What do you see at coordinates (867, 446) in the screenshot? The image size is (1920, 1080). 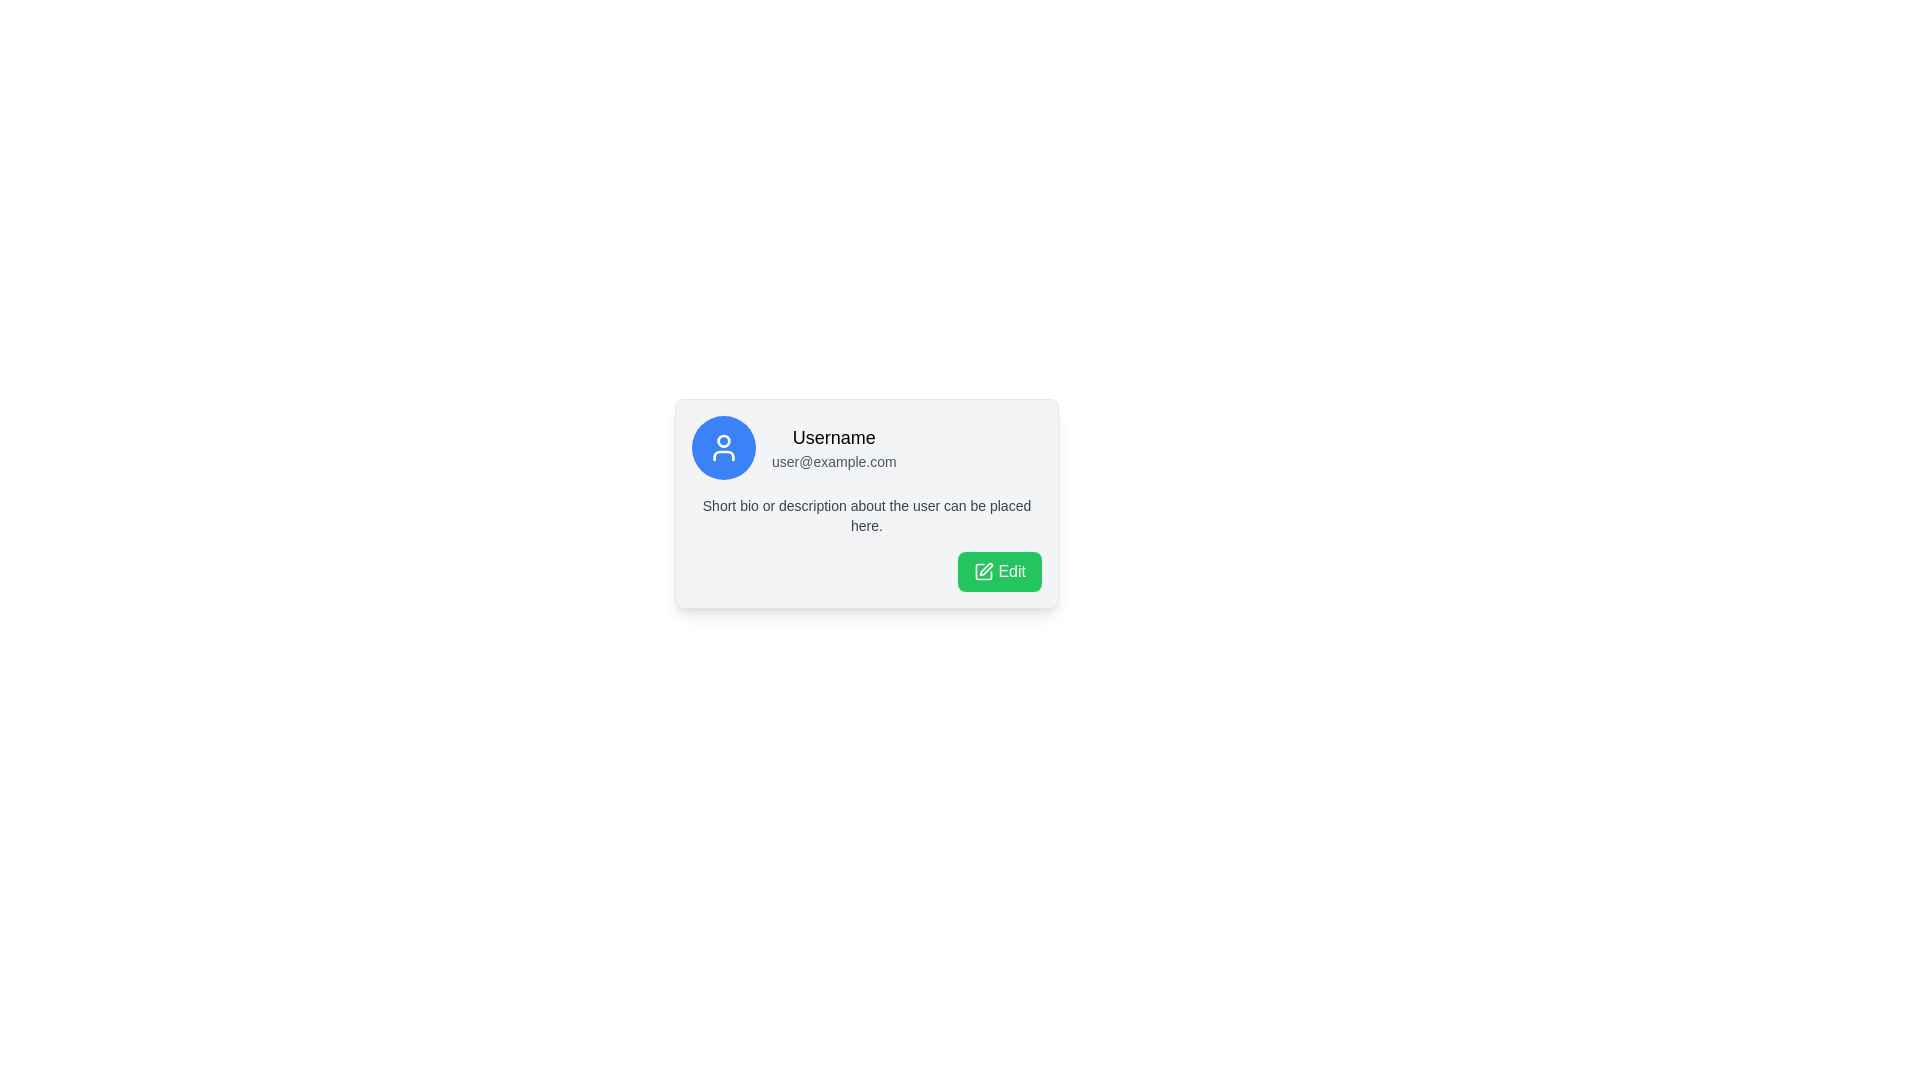 I see `the user profile composite element that includes a circular blue icon with a white silhouette representing the user avatar, the bold username 'Username' above, and the smaller gray email address 'user@example.com' beneath it` at bounding box center [867, 446].